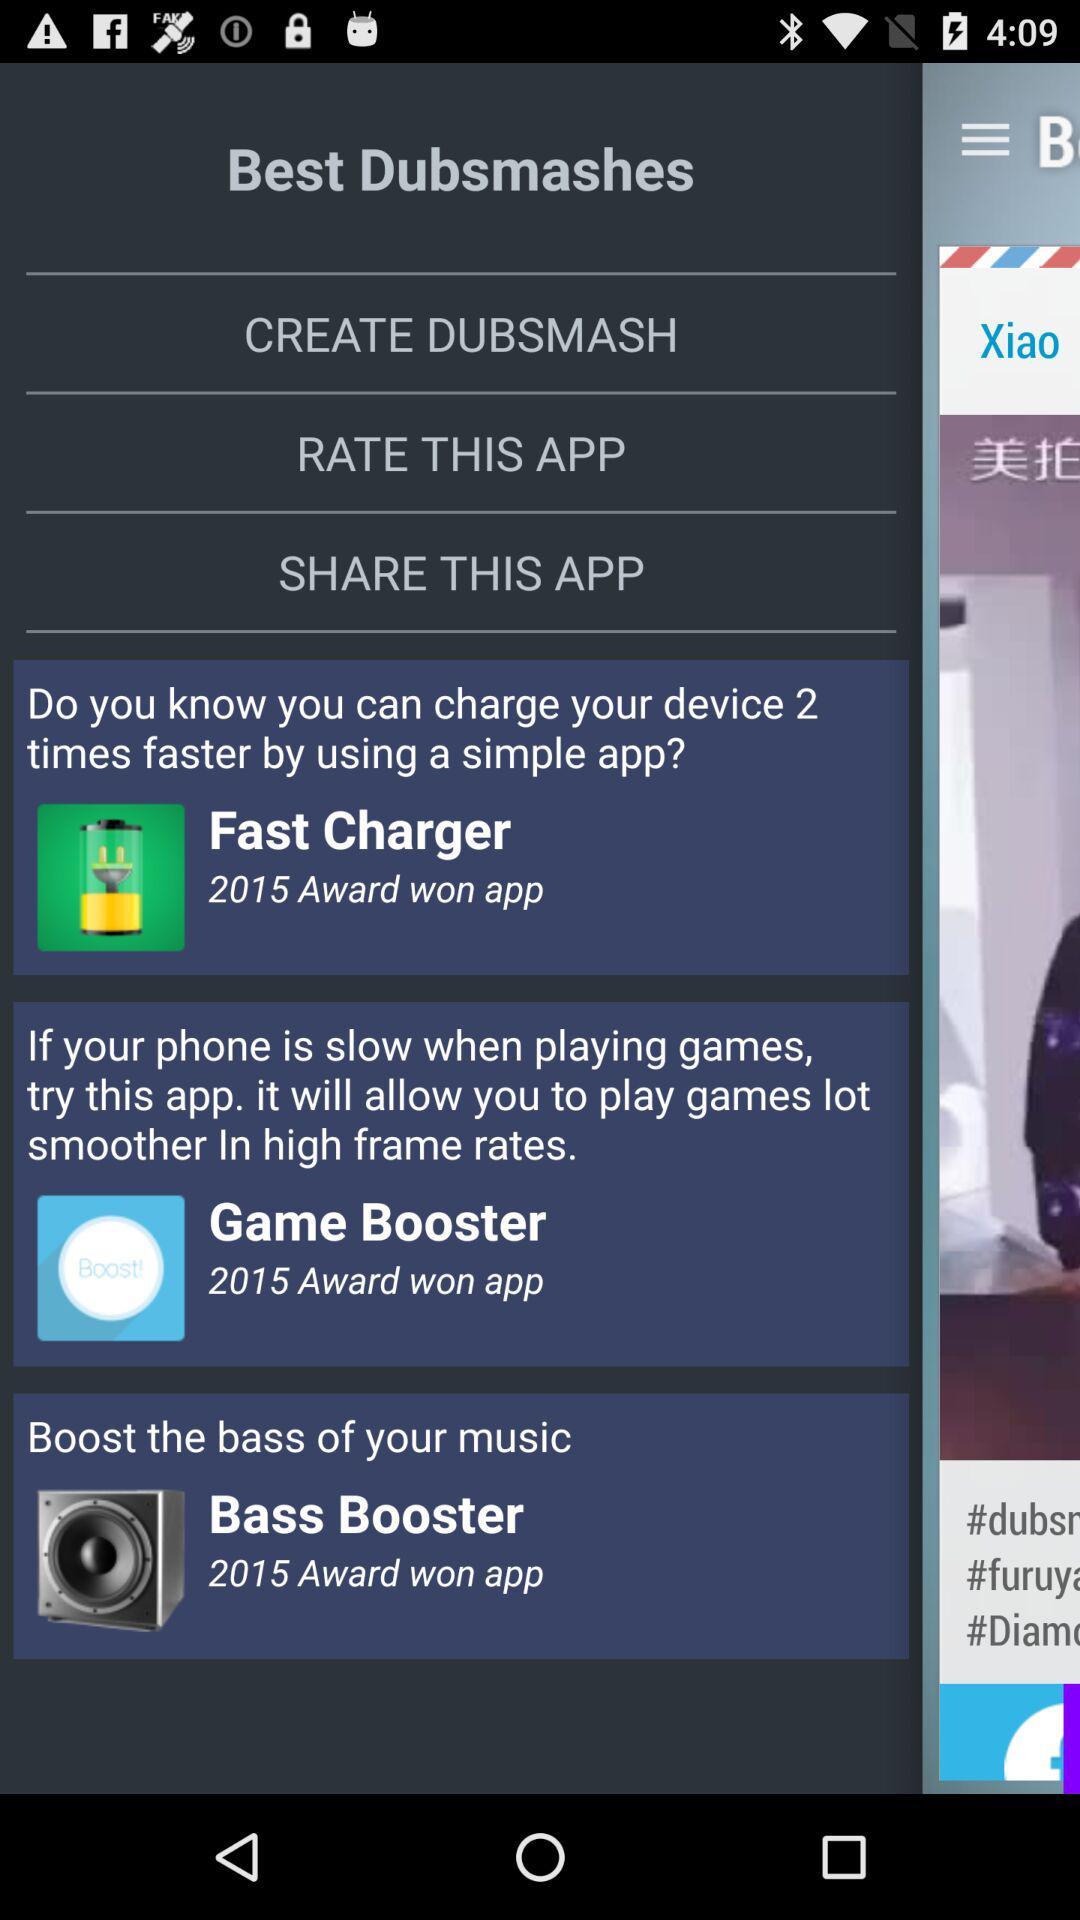 This screenshot has height=1920, width=1080. I want to click on item above the dubsmash spongebob spongebobsquarepants, so click(1009, 936).